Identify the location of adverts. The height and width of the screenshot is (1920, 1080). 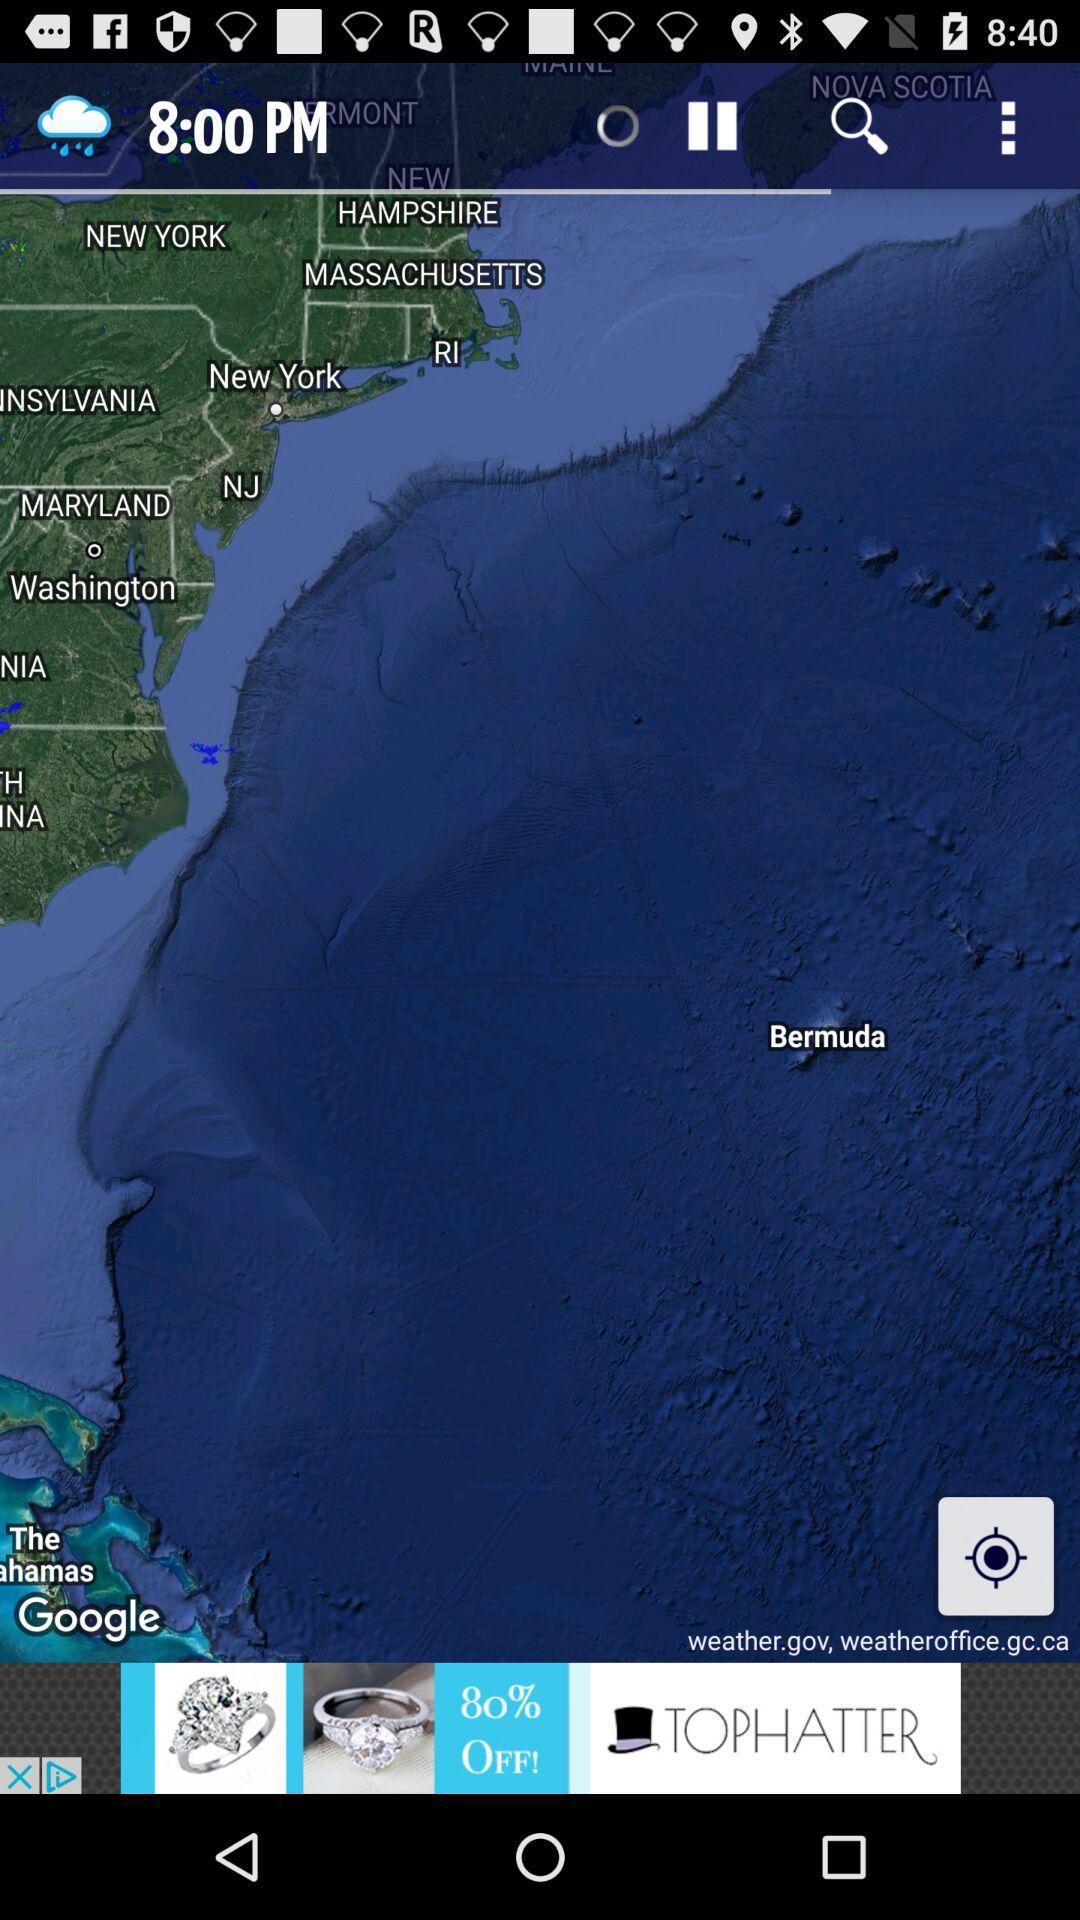
(540, 1727).